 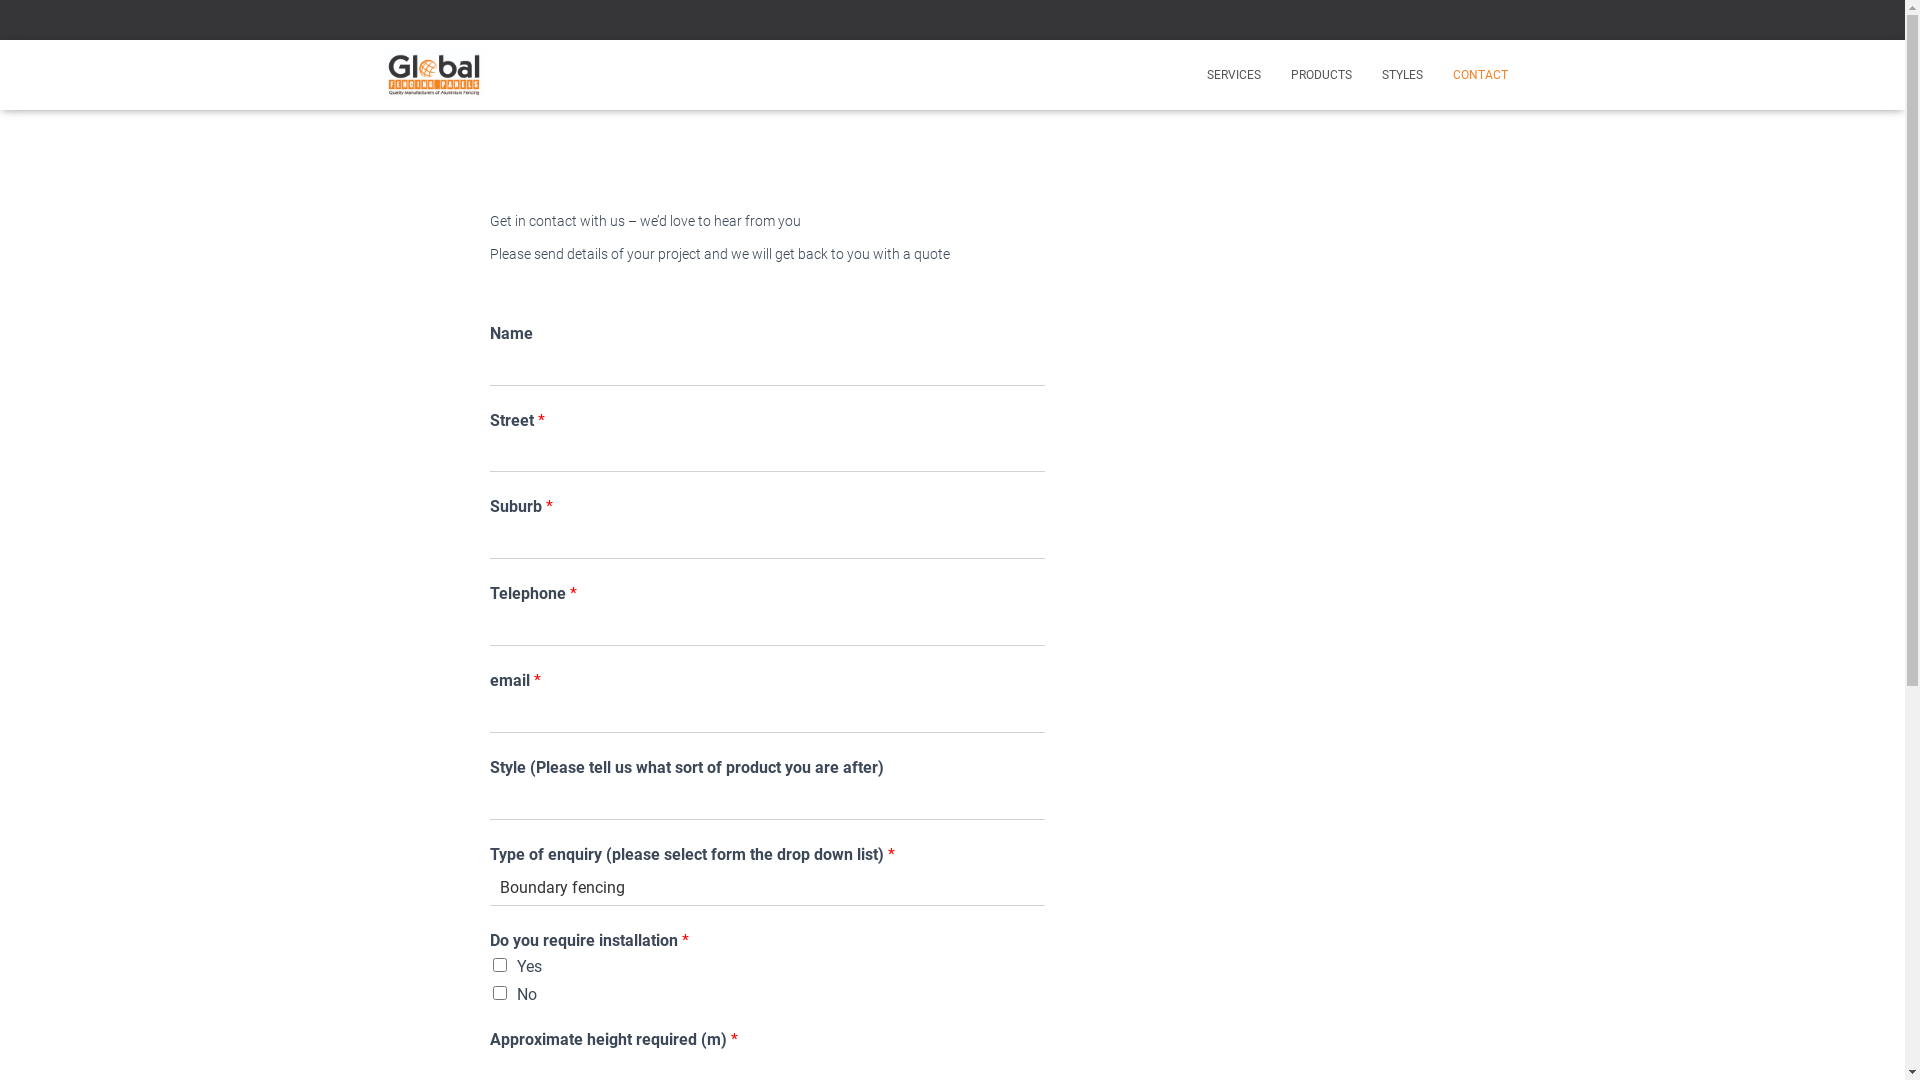 I want to click on 'PRODUCTS', so click(x=1275, y=73).